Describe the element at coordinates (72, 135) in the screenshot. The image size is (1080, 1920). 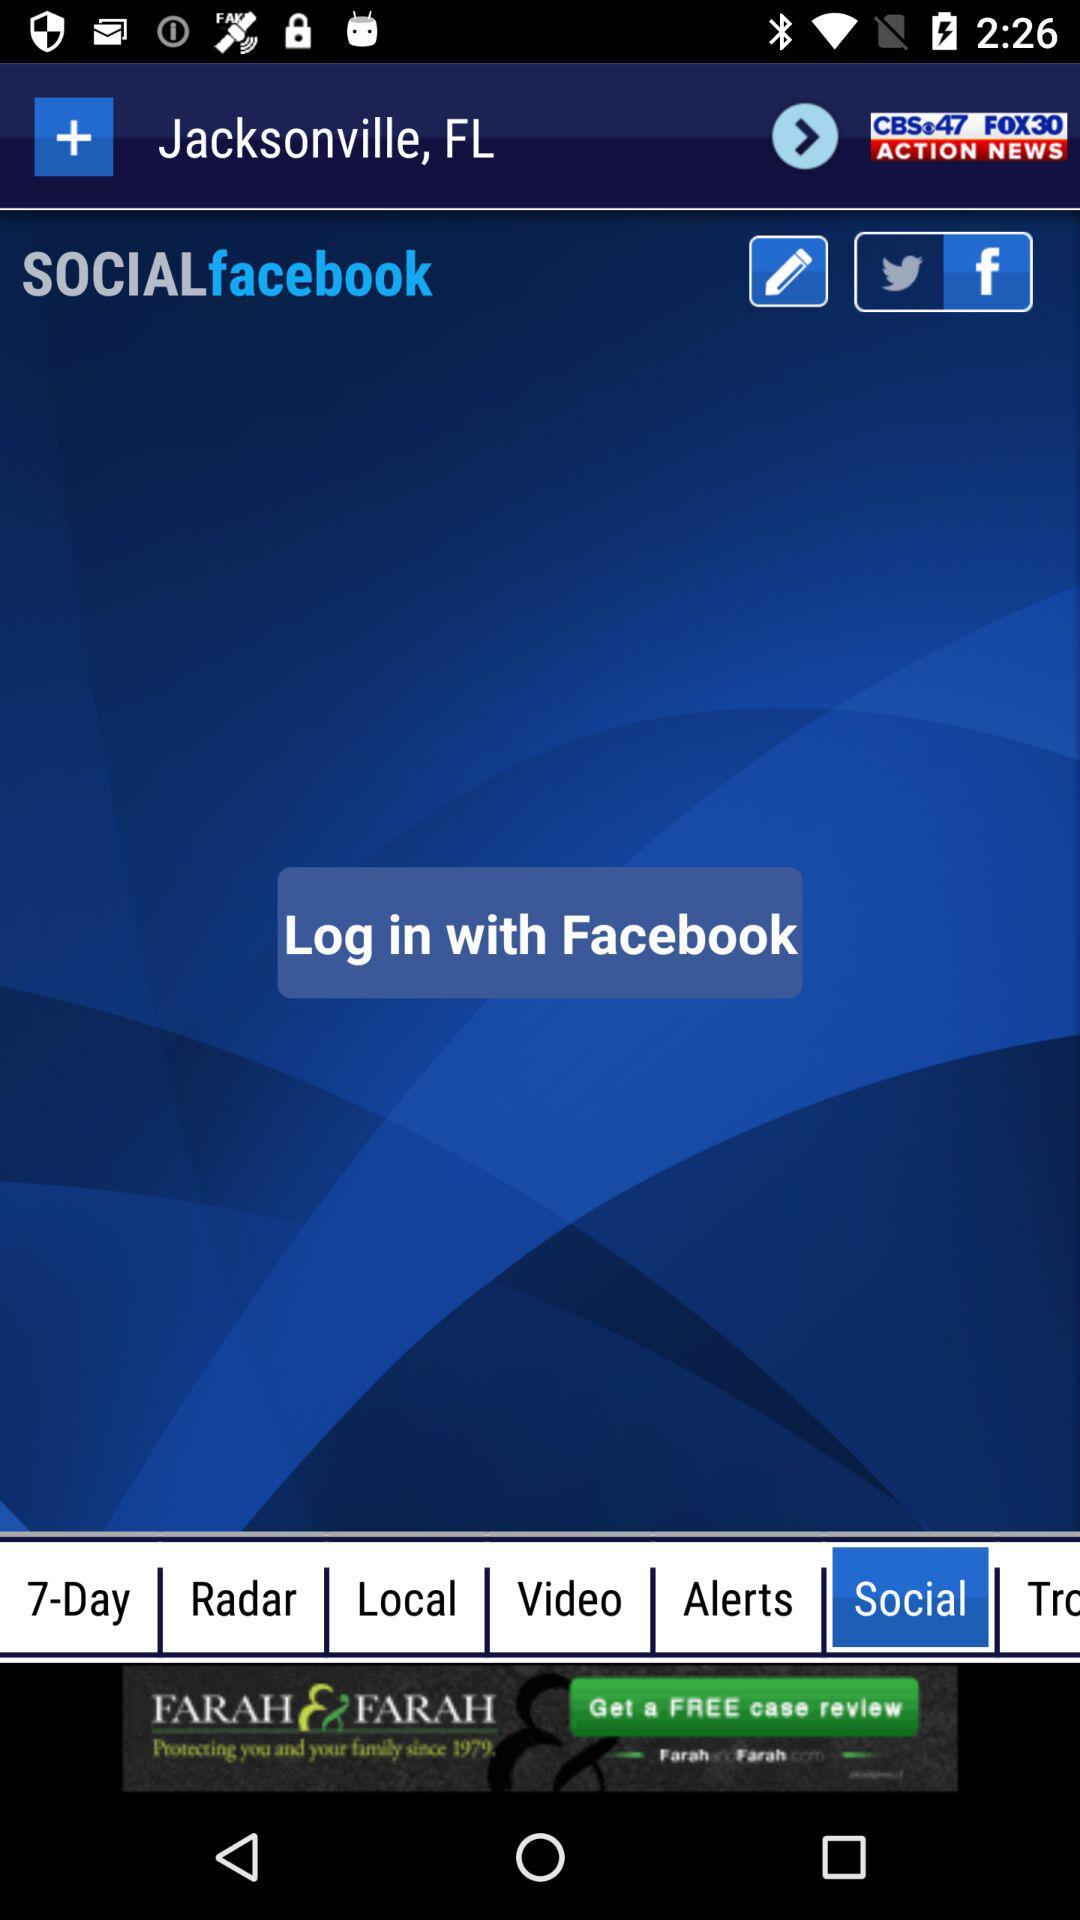
I see `add button` at that location.